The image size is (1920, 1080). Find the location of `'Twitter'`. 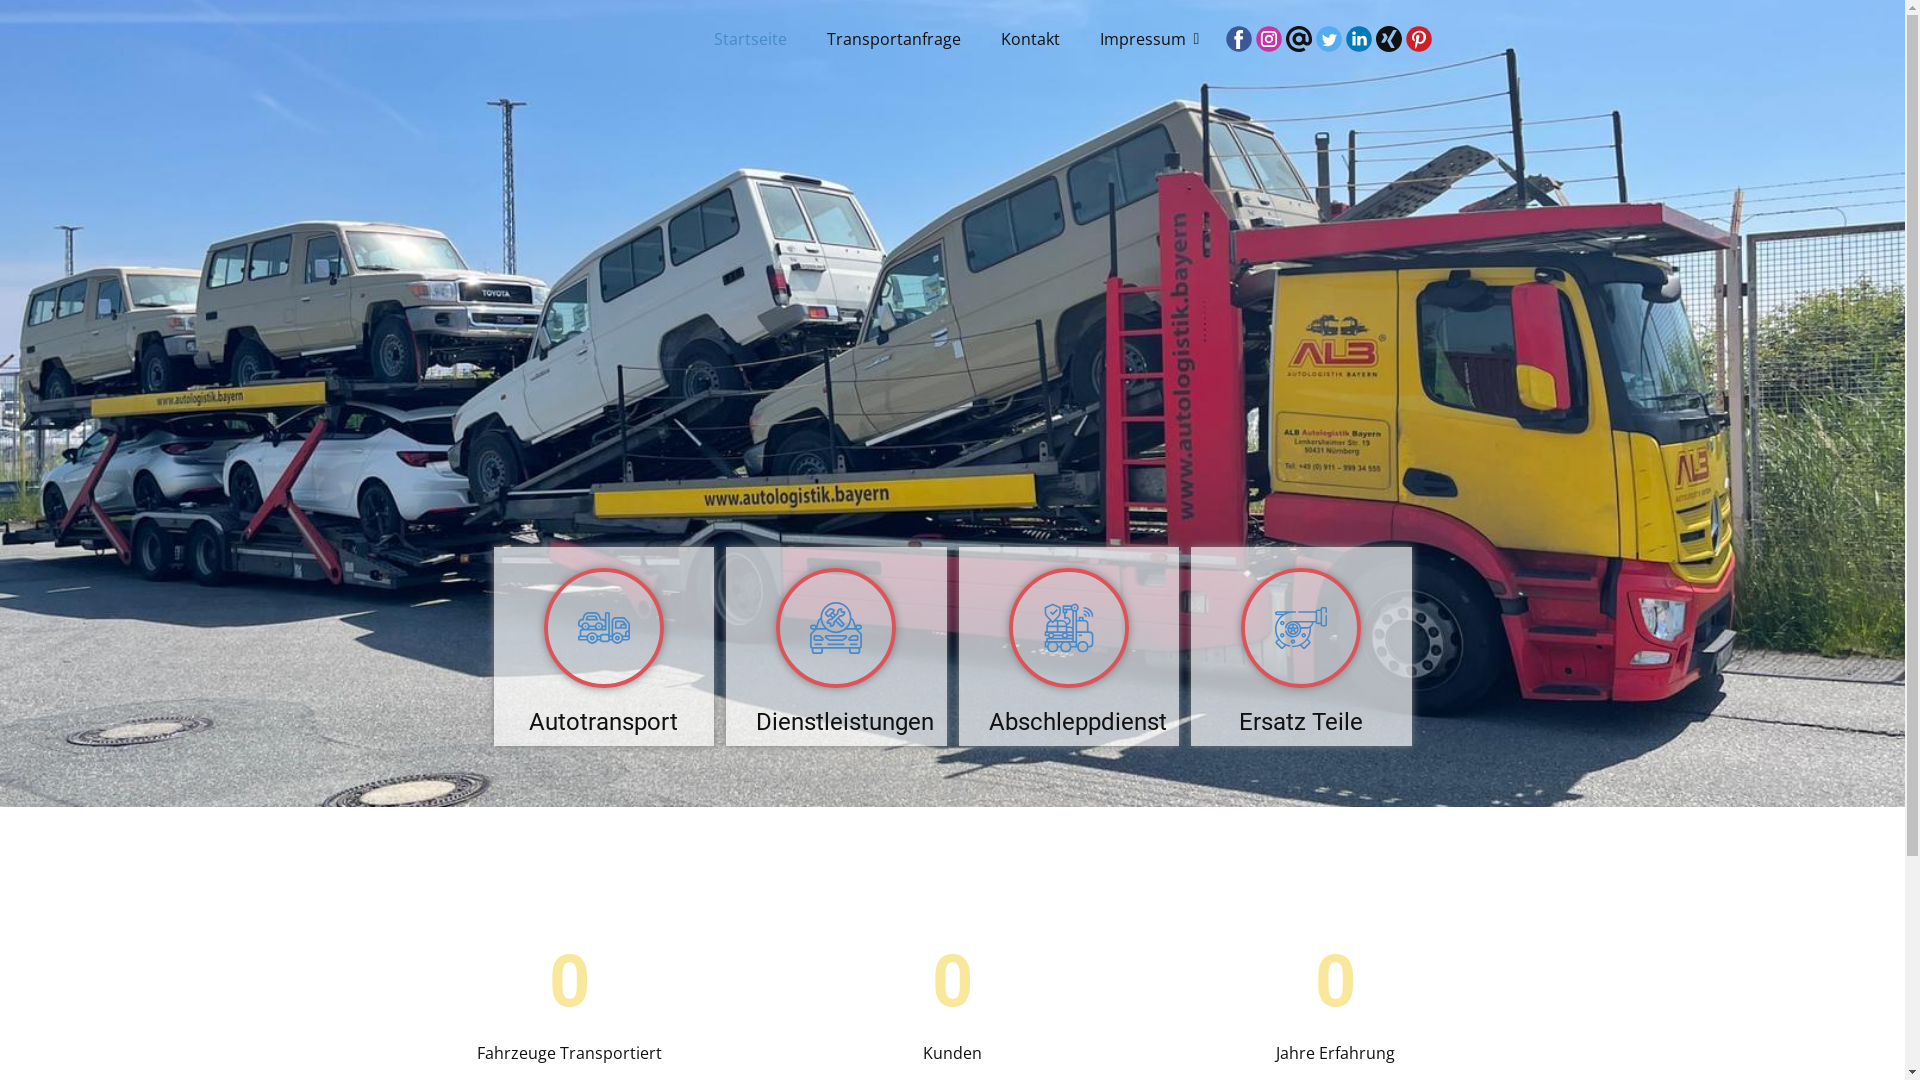

'Twitter' is located at coordinates (1329, 38).